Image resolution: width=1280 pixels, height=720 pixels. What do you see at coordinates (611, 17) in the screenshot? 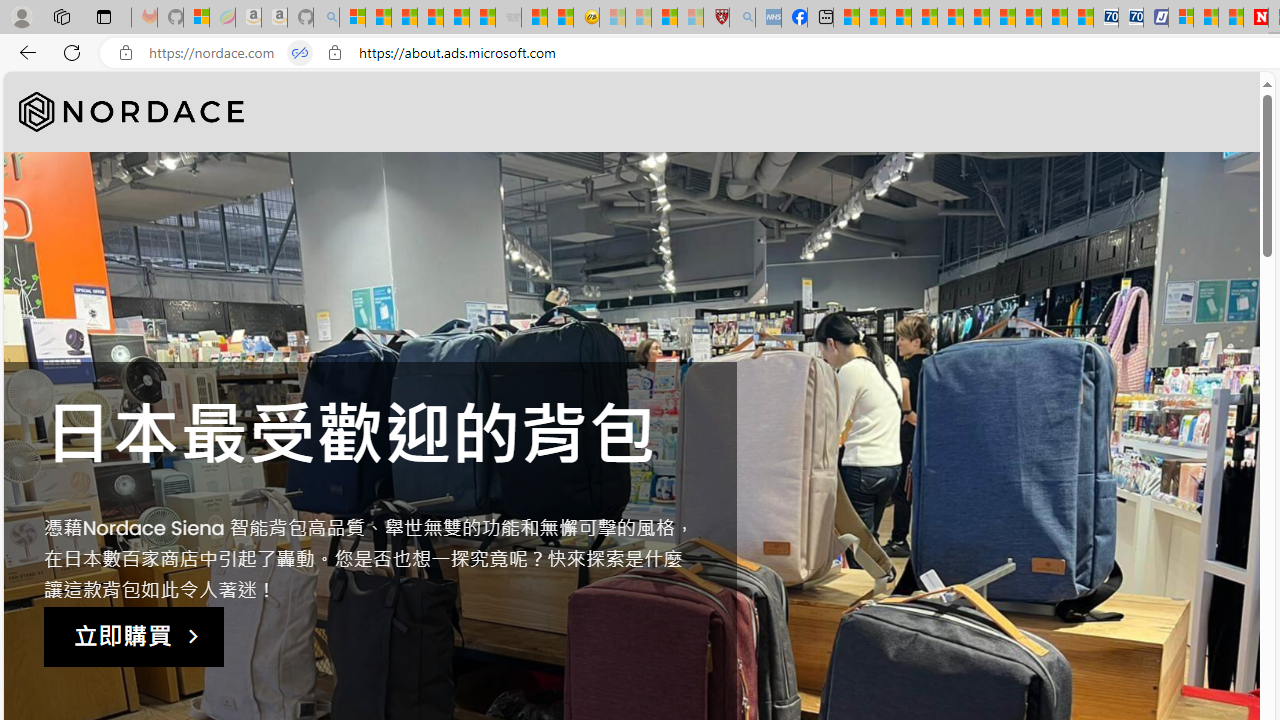
I see `'Recipes - MSN - Sleeping'` at bounding box center [611, 17].